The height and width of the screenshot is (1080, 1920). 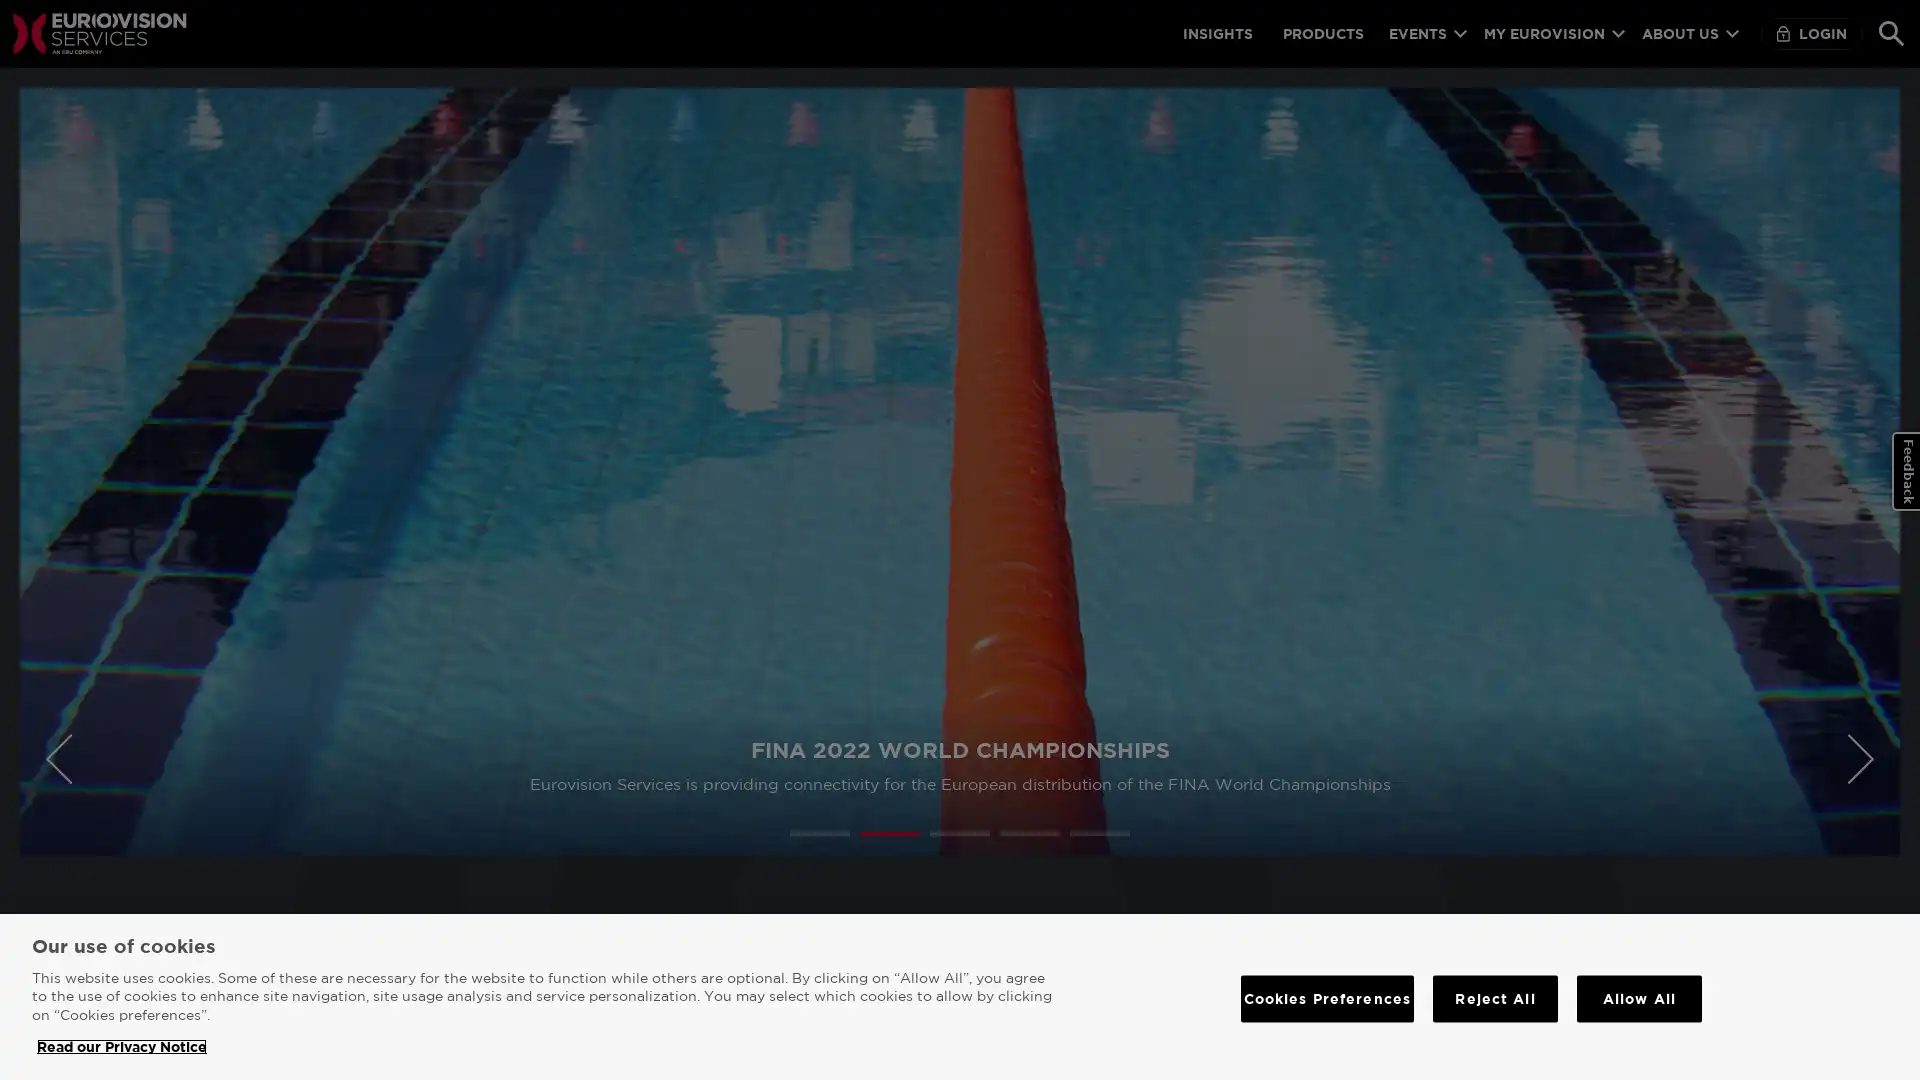 What do you see at coordinates (1890, 33) in the screenshot?
I see `Search` at bounding box center [1890, 33].